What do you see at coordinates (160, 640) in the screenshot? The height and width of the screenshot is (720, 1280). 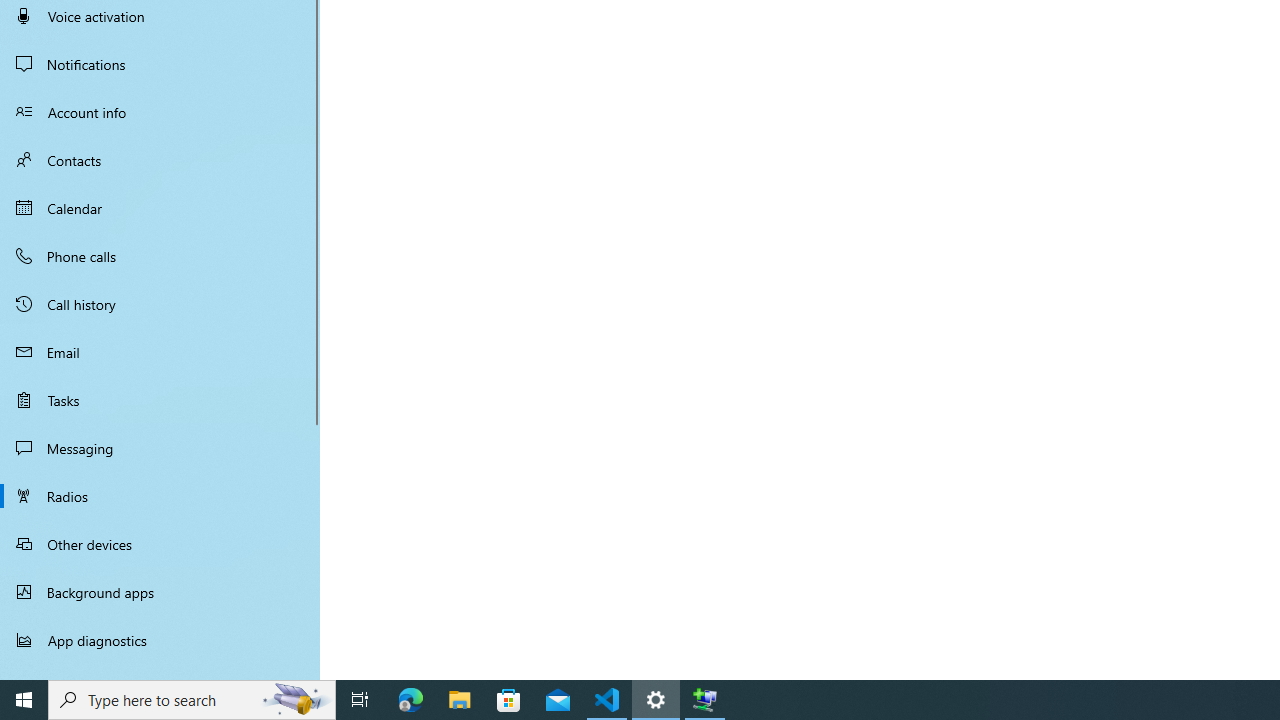 I see `'App diagnostics'` at bounding box center [160, 640].